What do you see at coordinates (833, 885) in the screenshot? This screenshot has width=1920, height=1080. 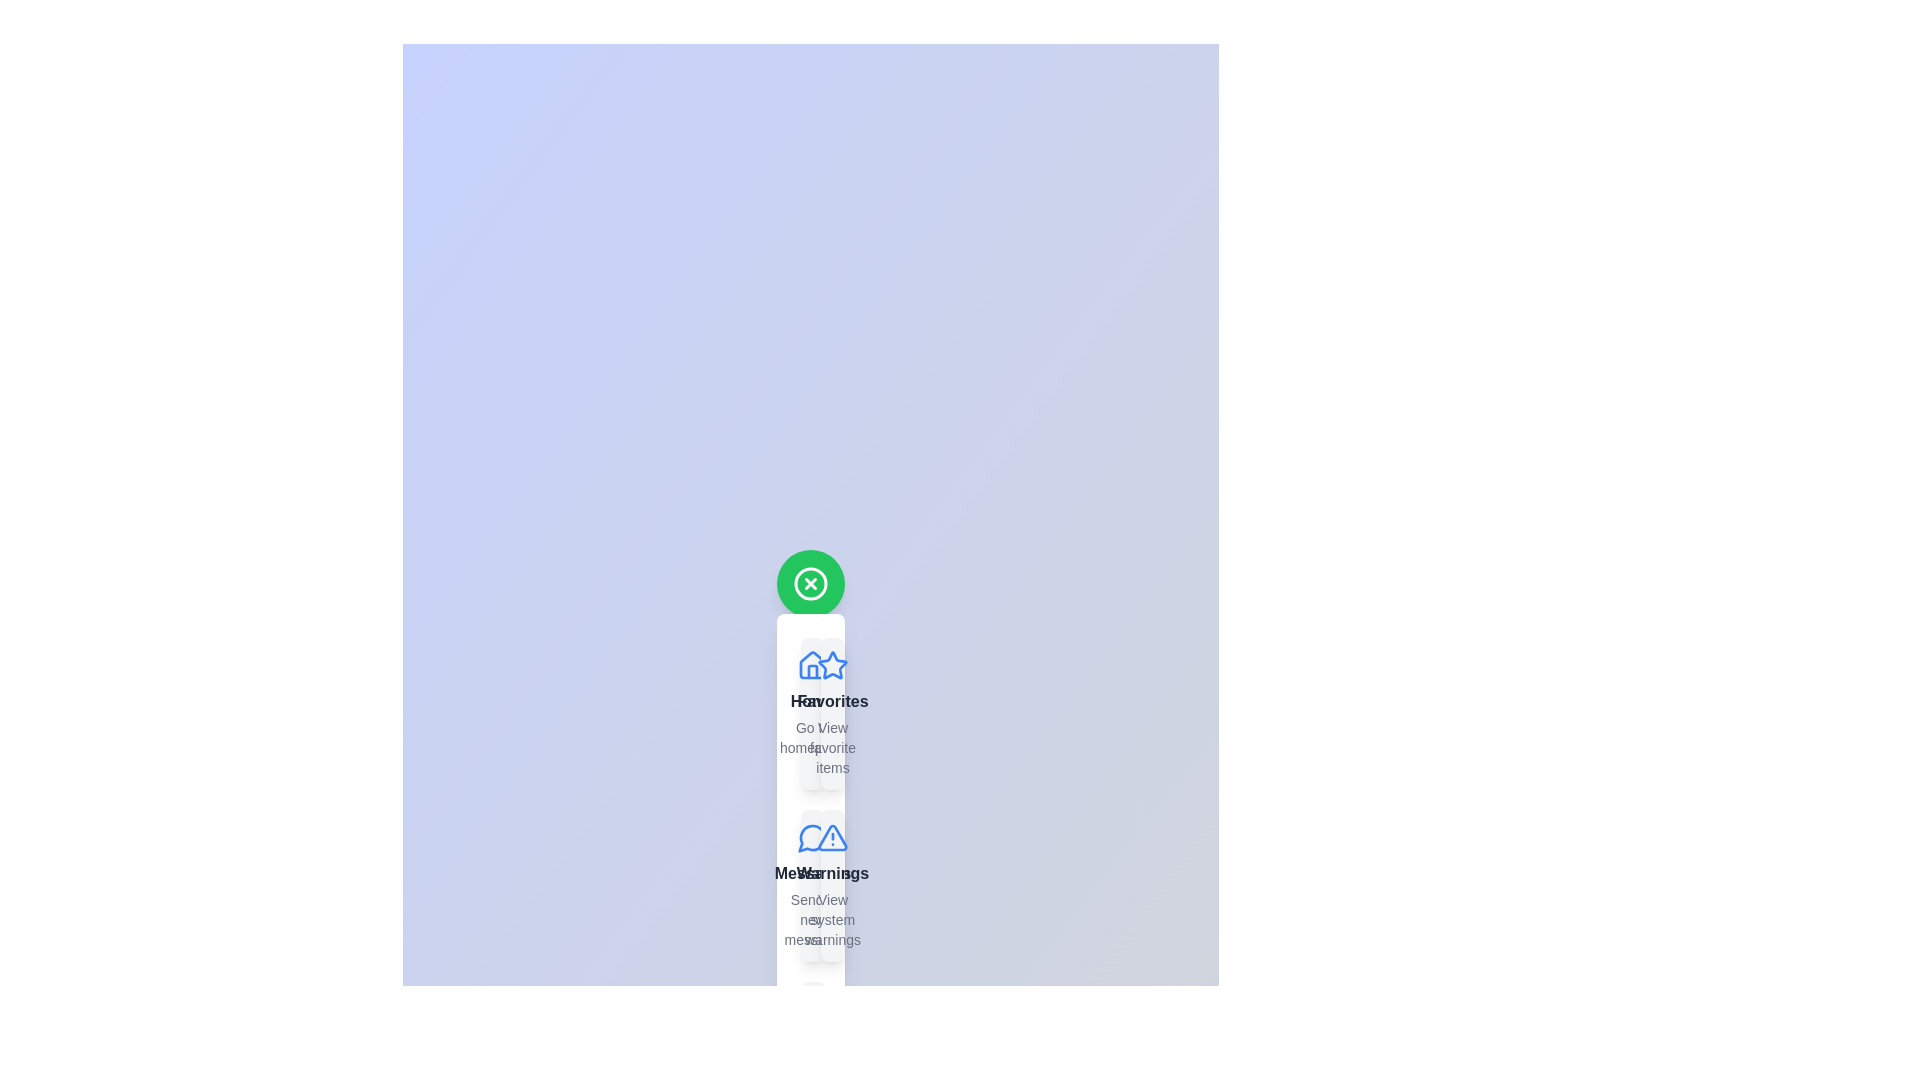 I see `the item labeled Warnings from the SpeedDial menu` at bounding box center [833, 885].